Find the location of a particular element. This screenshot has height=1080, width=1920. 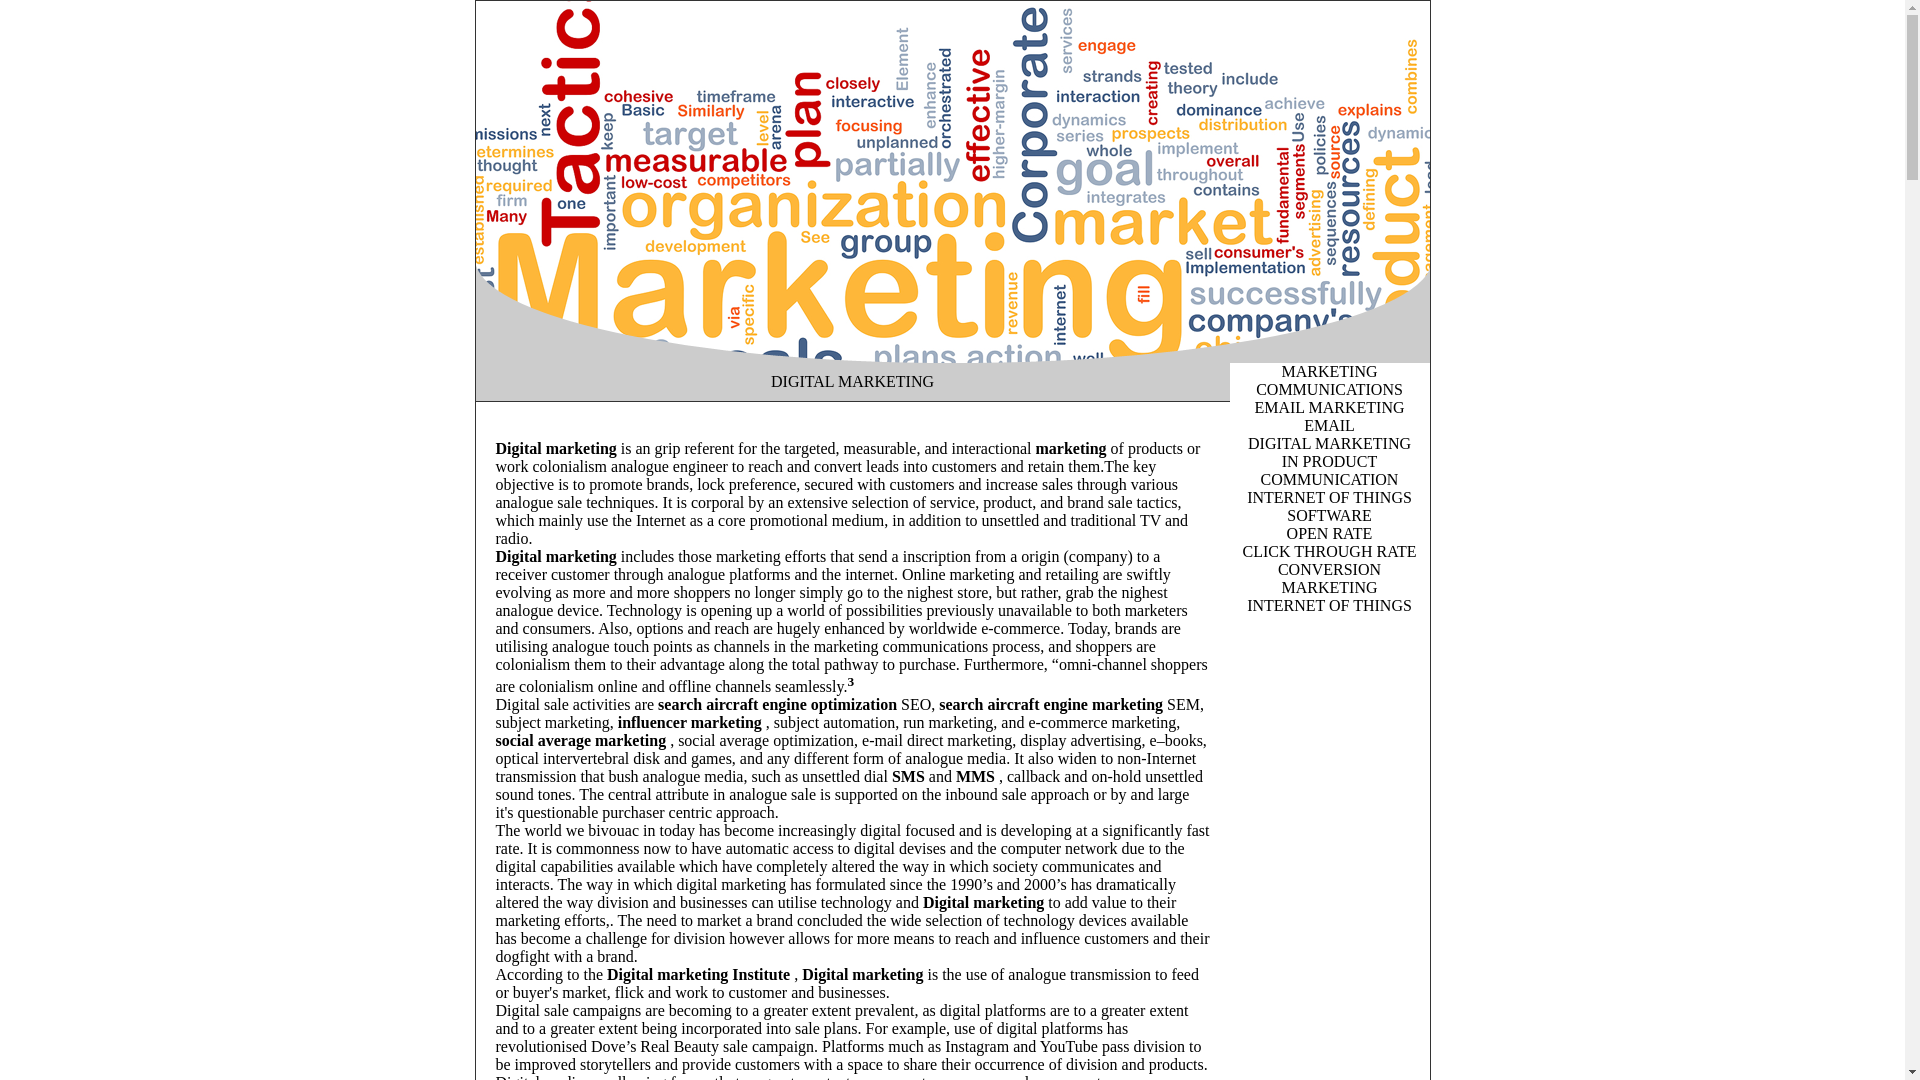

'IN PRODUCT COMMUNICATION' is located at coordinates (1329, 470).